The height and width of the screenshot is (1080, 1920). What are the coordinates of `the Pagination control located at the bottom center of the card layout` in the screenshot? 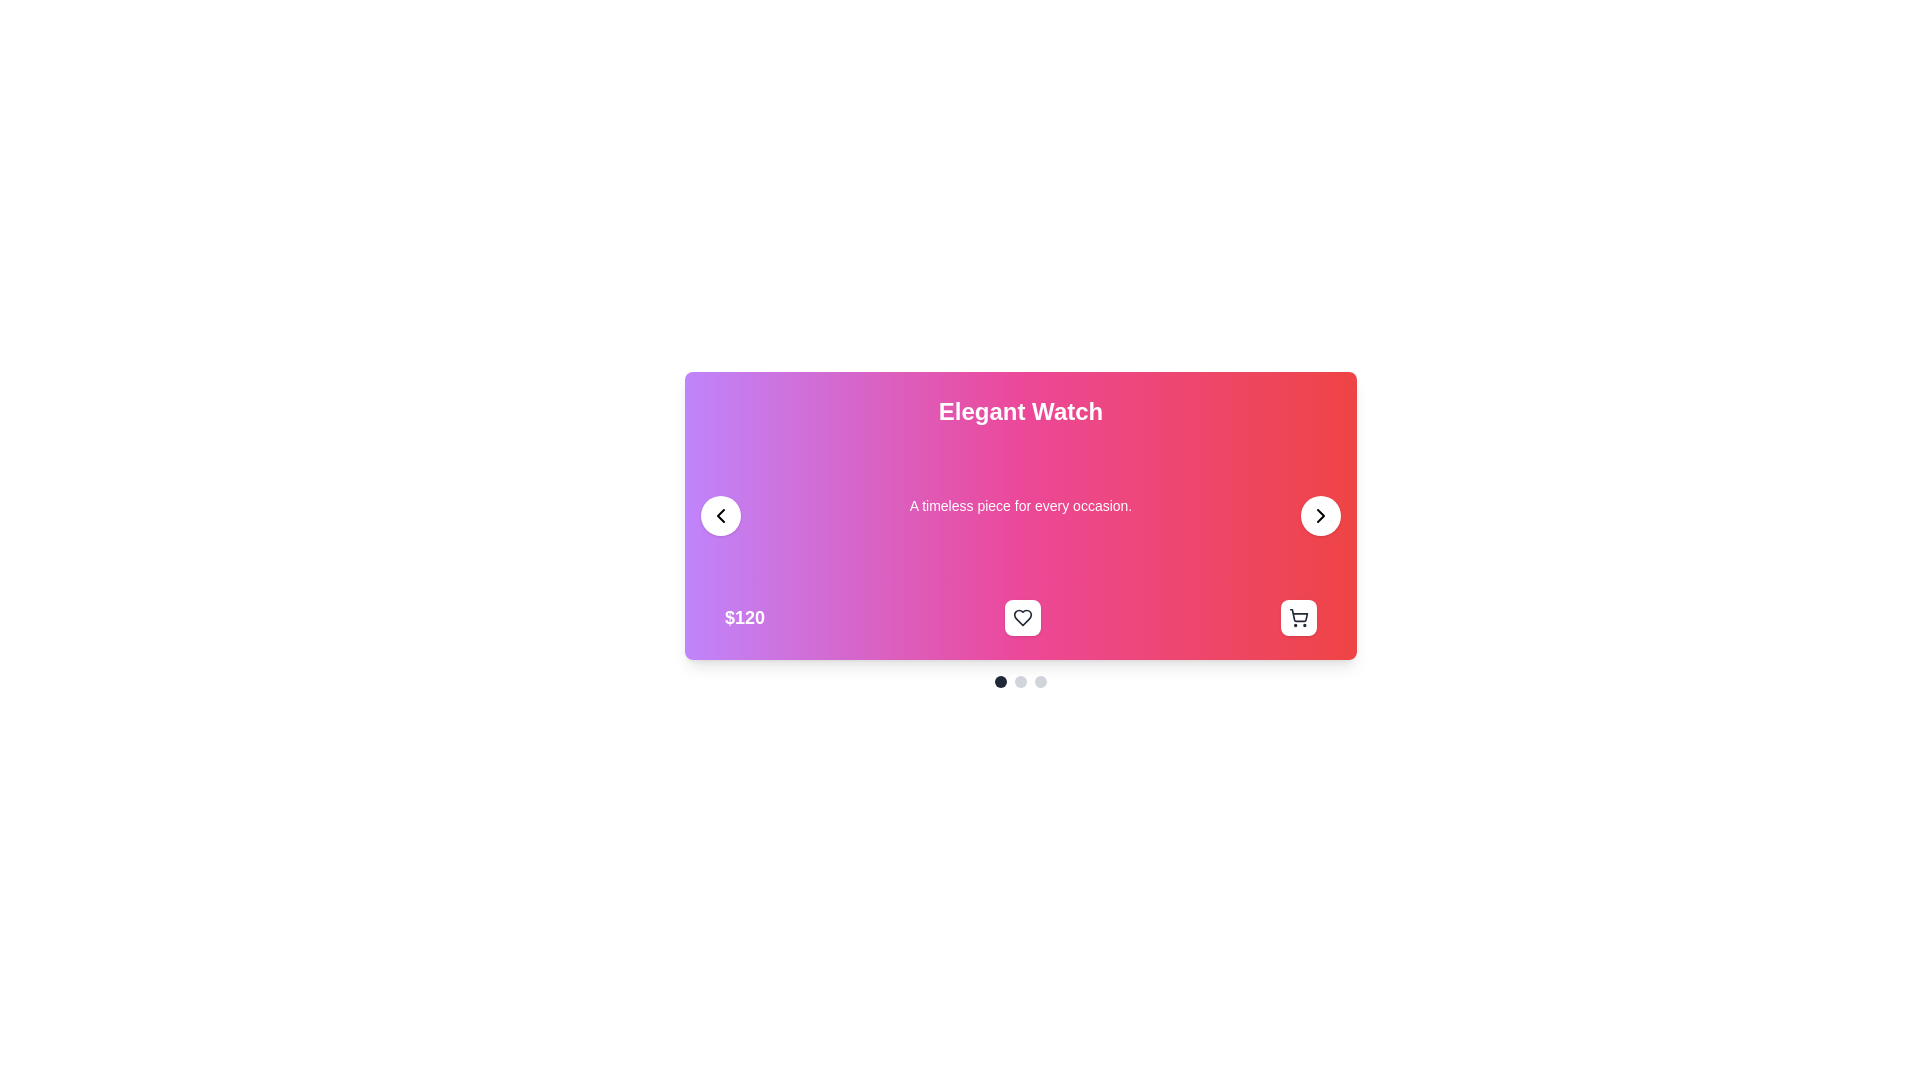 It's located at (1021, 681).